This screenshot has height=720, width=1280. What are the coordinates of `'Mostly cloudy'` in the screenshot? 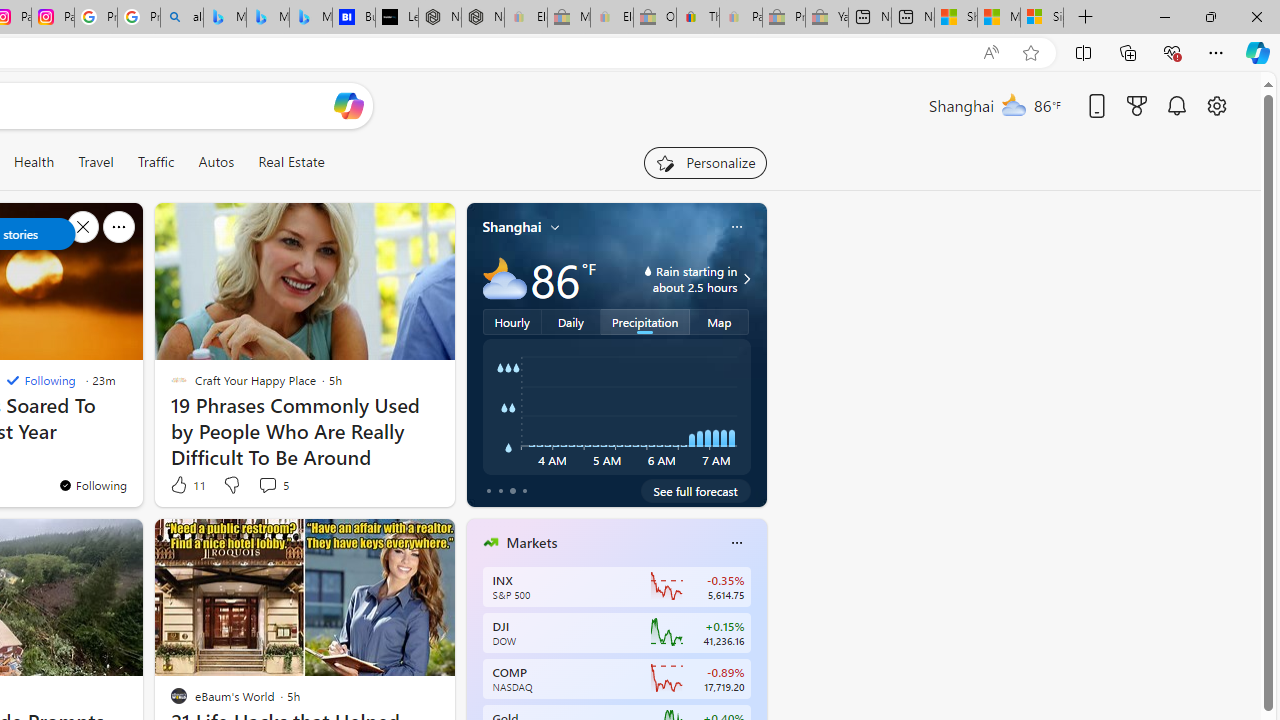 It's located at (504, 279).